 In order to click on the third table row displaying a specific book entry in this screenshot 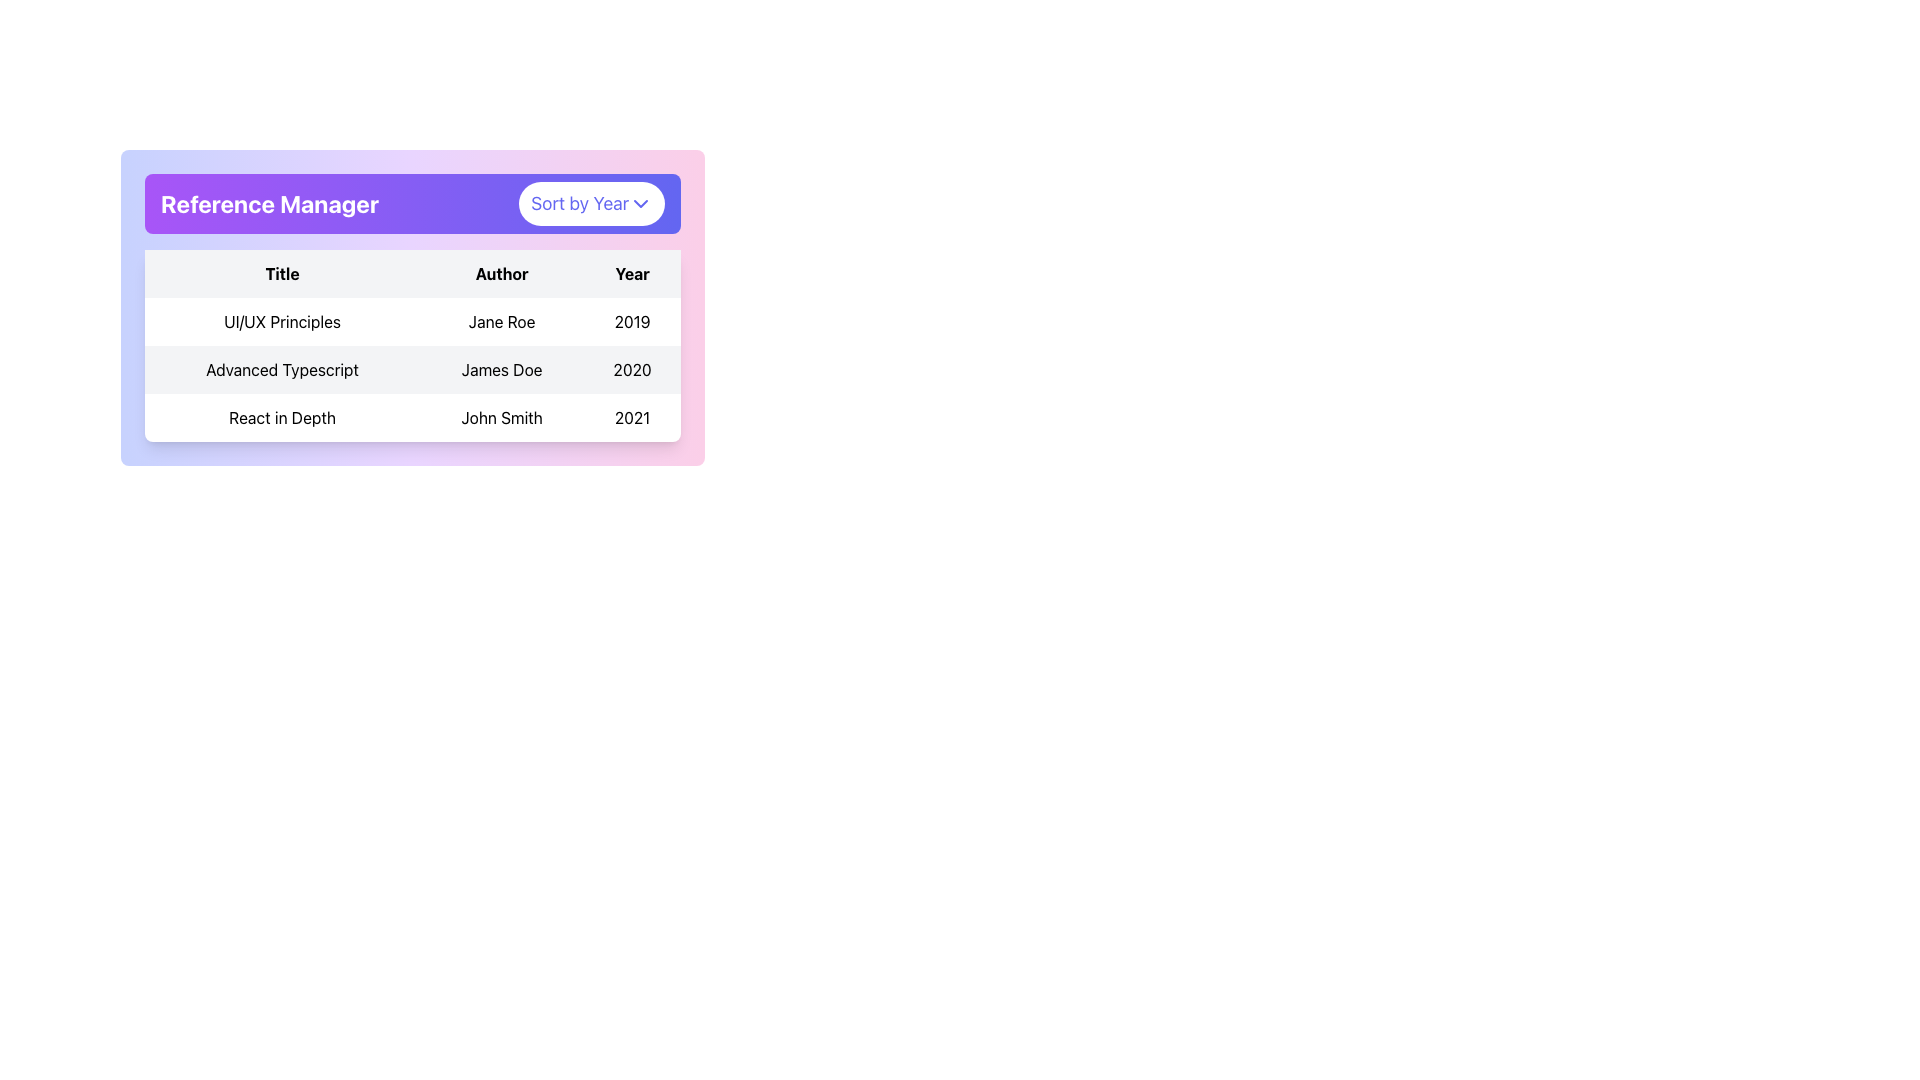, I will do `click(411, 416)`.